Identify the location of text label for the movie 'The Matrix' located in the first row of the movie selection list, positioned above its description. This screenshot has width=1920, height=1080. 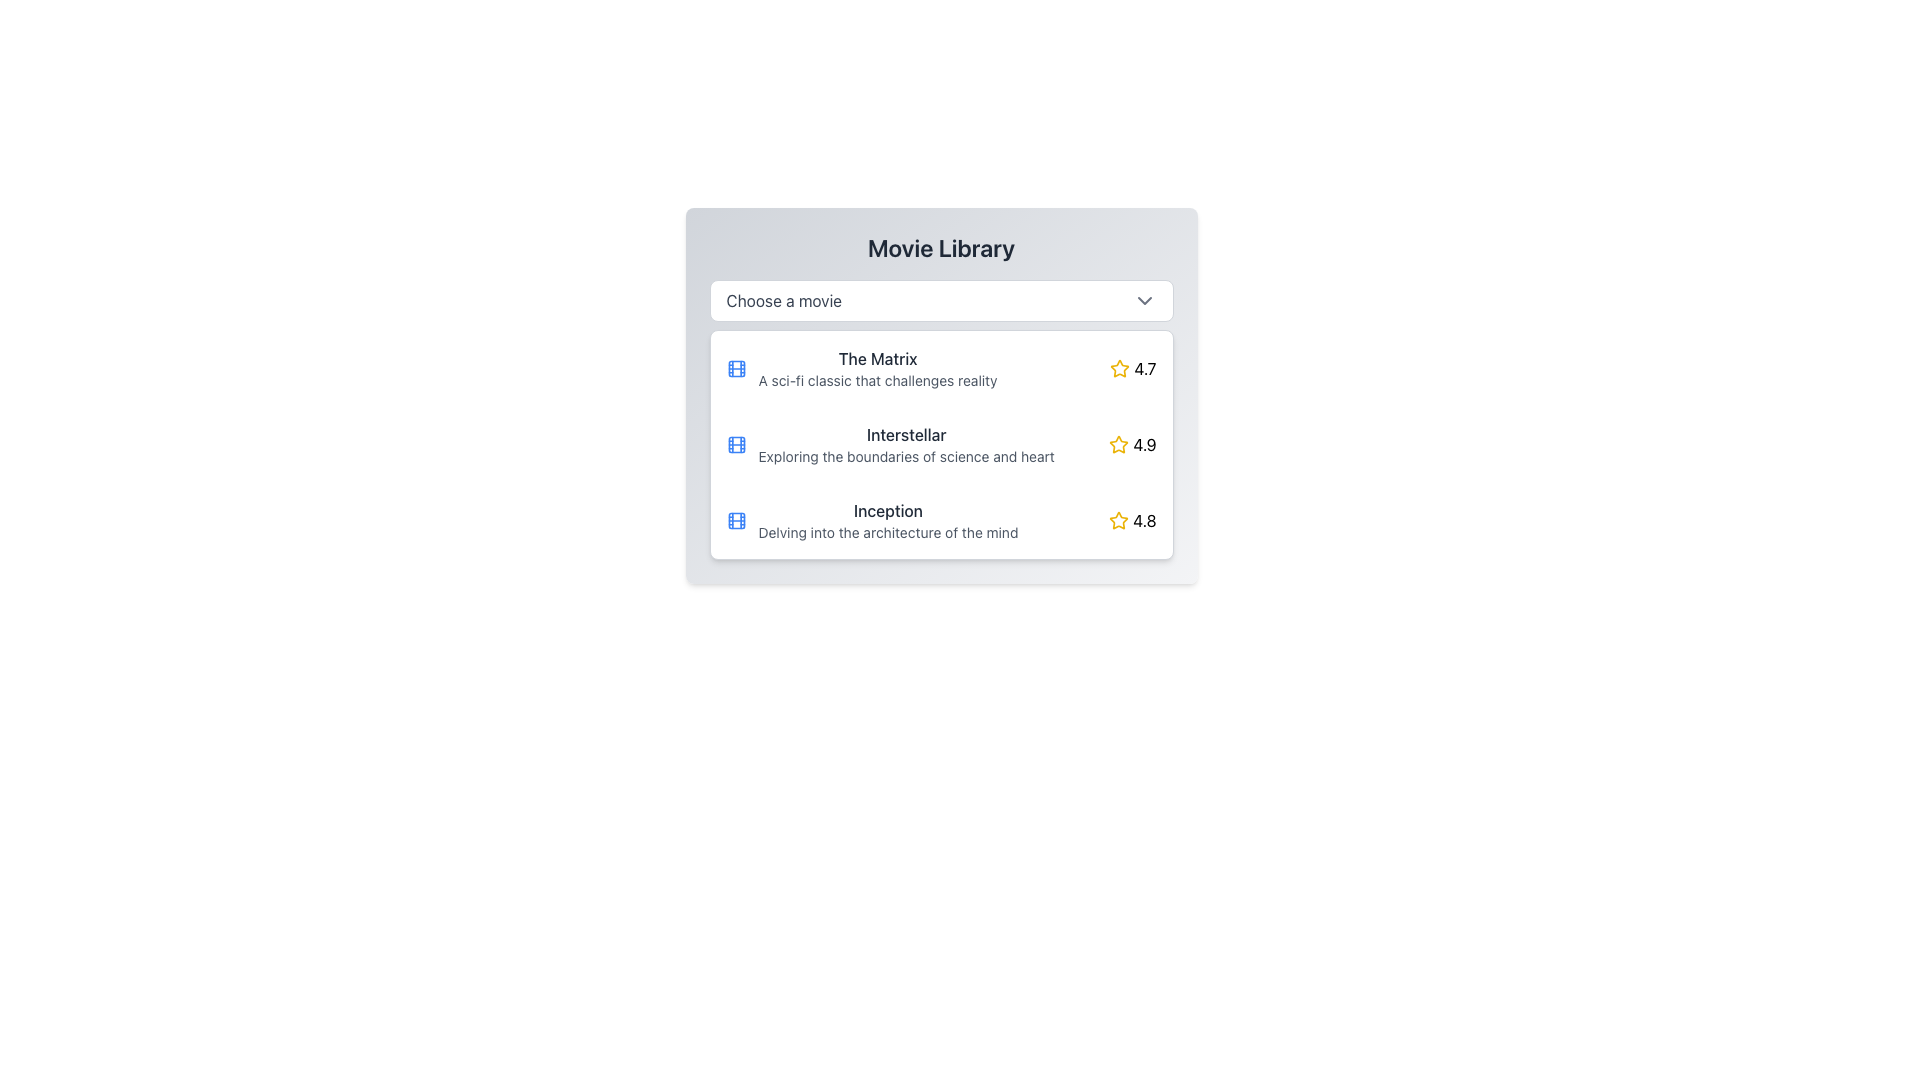
(878, 357).